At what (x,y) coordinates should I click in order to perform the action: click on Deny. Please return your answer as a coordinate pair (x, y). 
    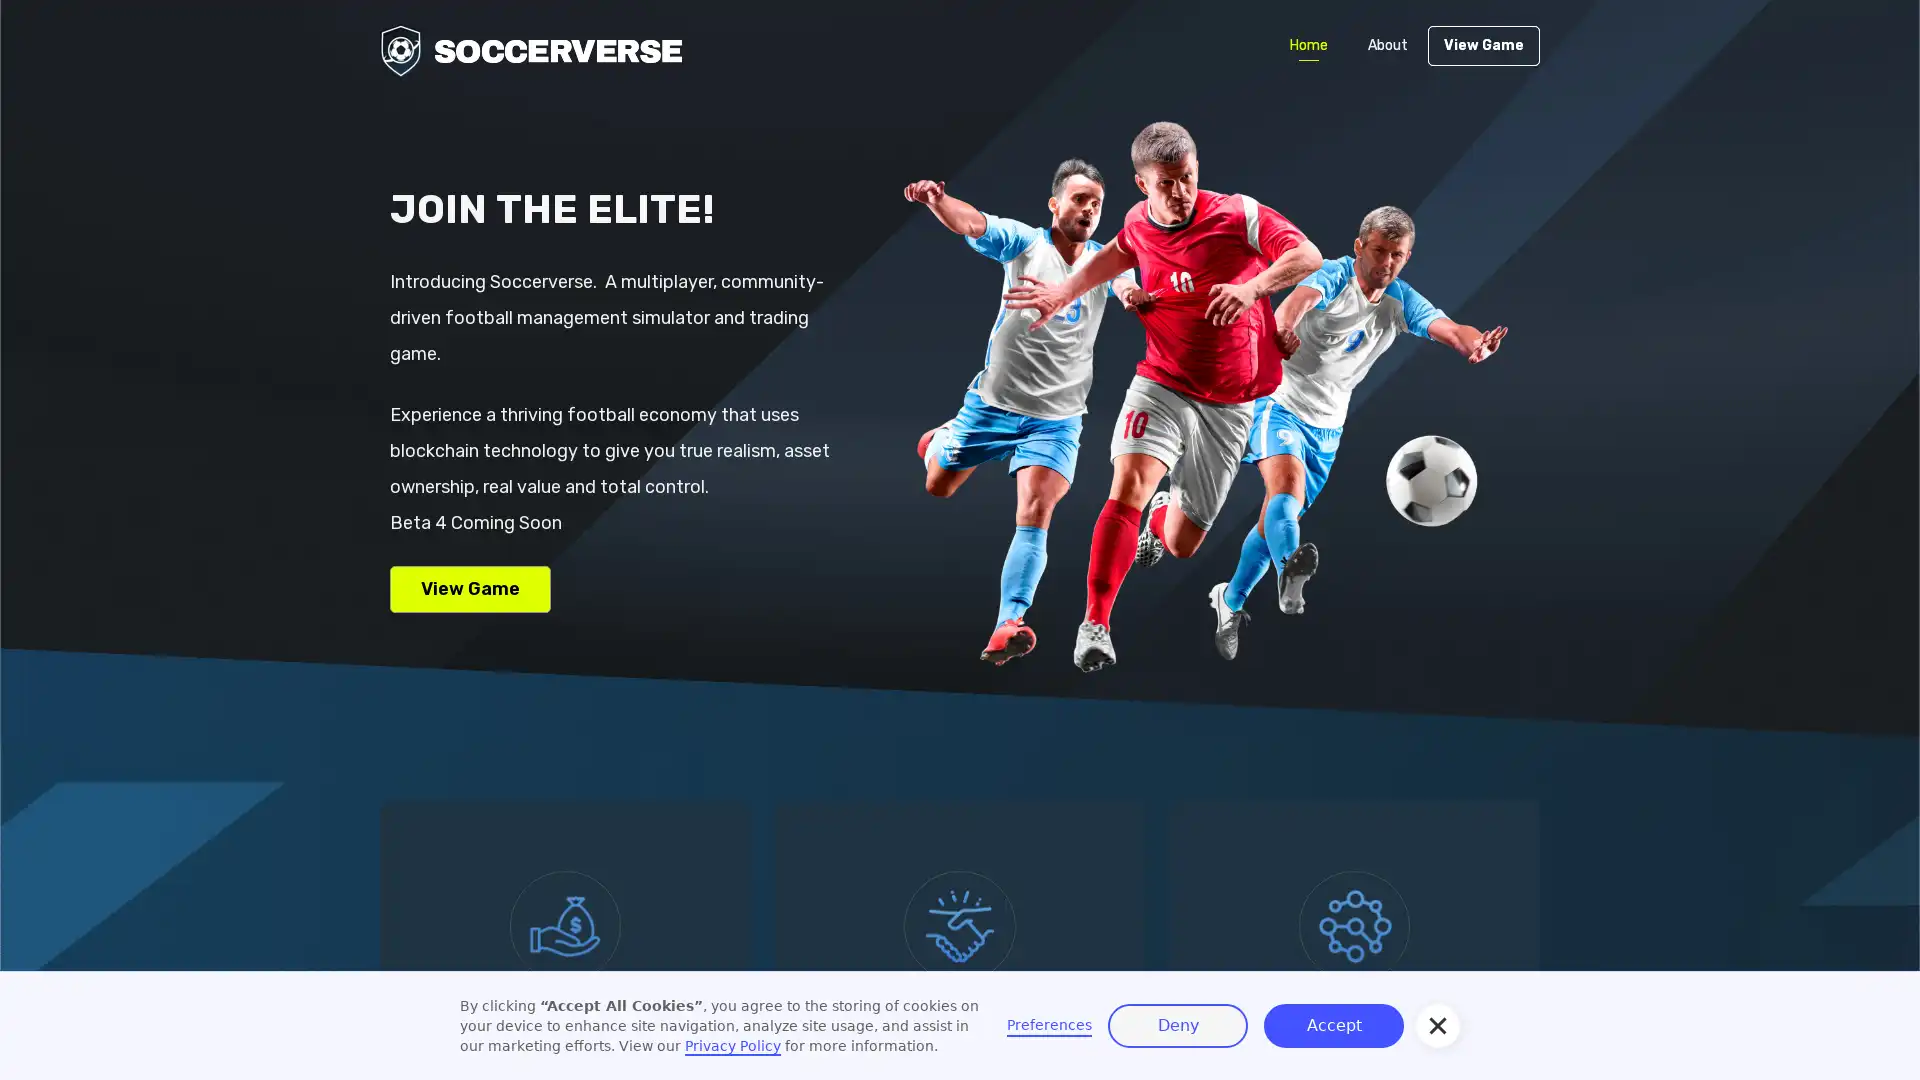
    Looking at the image, I should click on (1177, 1026).